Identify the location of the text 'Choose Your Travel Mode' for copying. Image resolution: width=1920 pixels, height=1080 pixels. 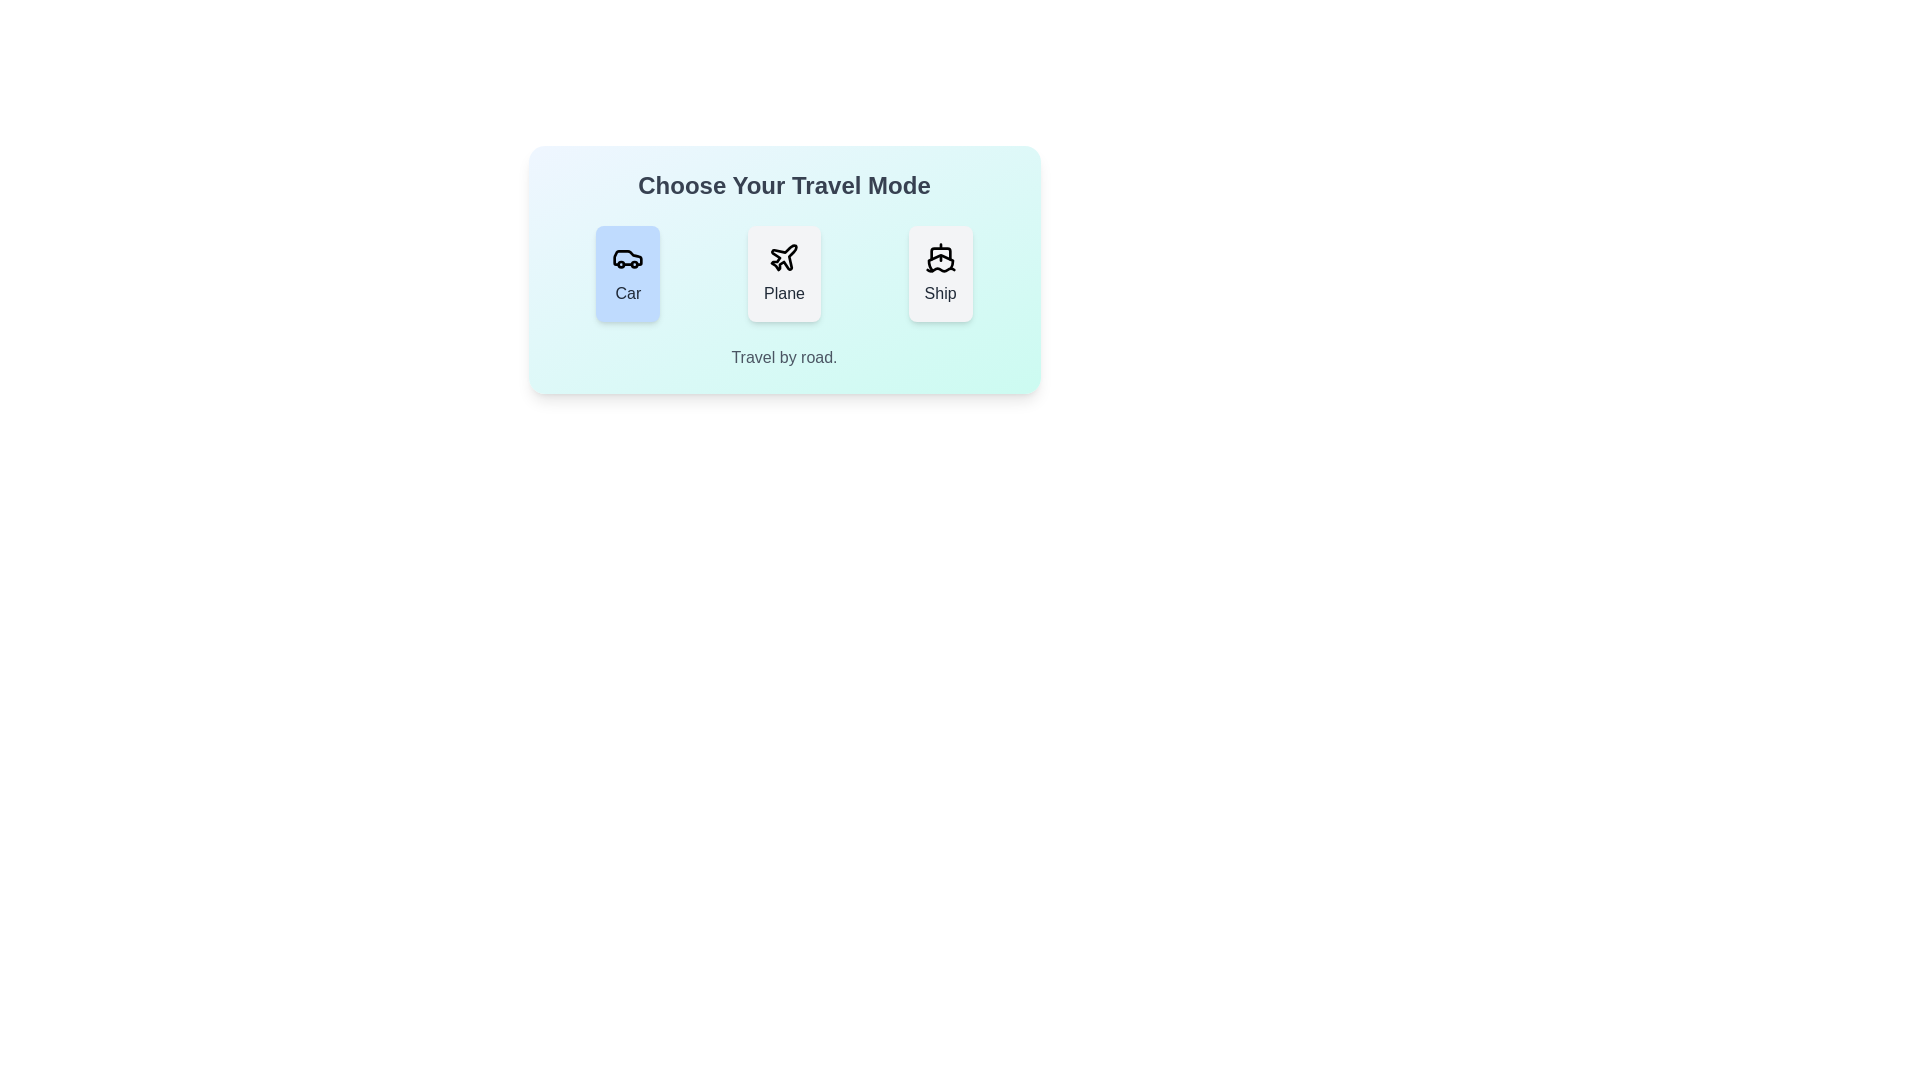
(783, 185).